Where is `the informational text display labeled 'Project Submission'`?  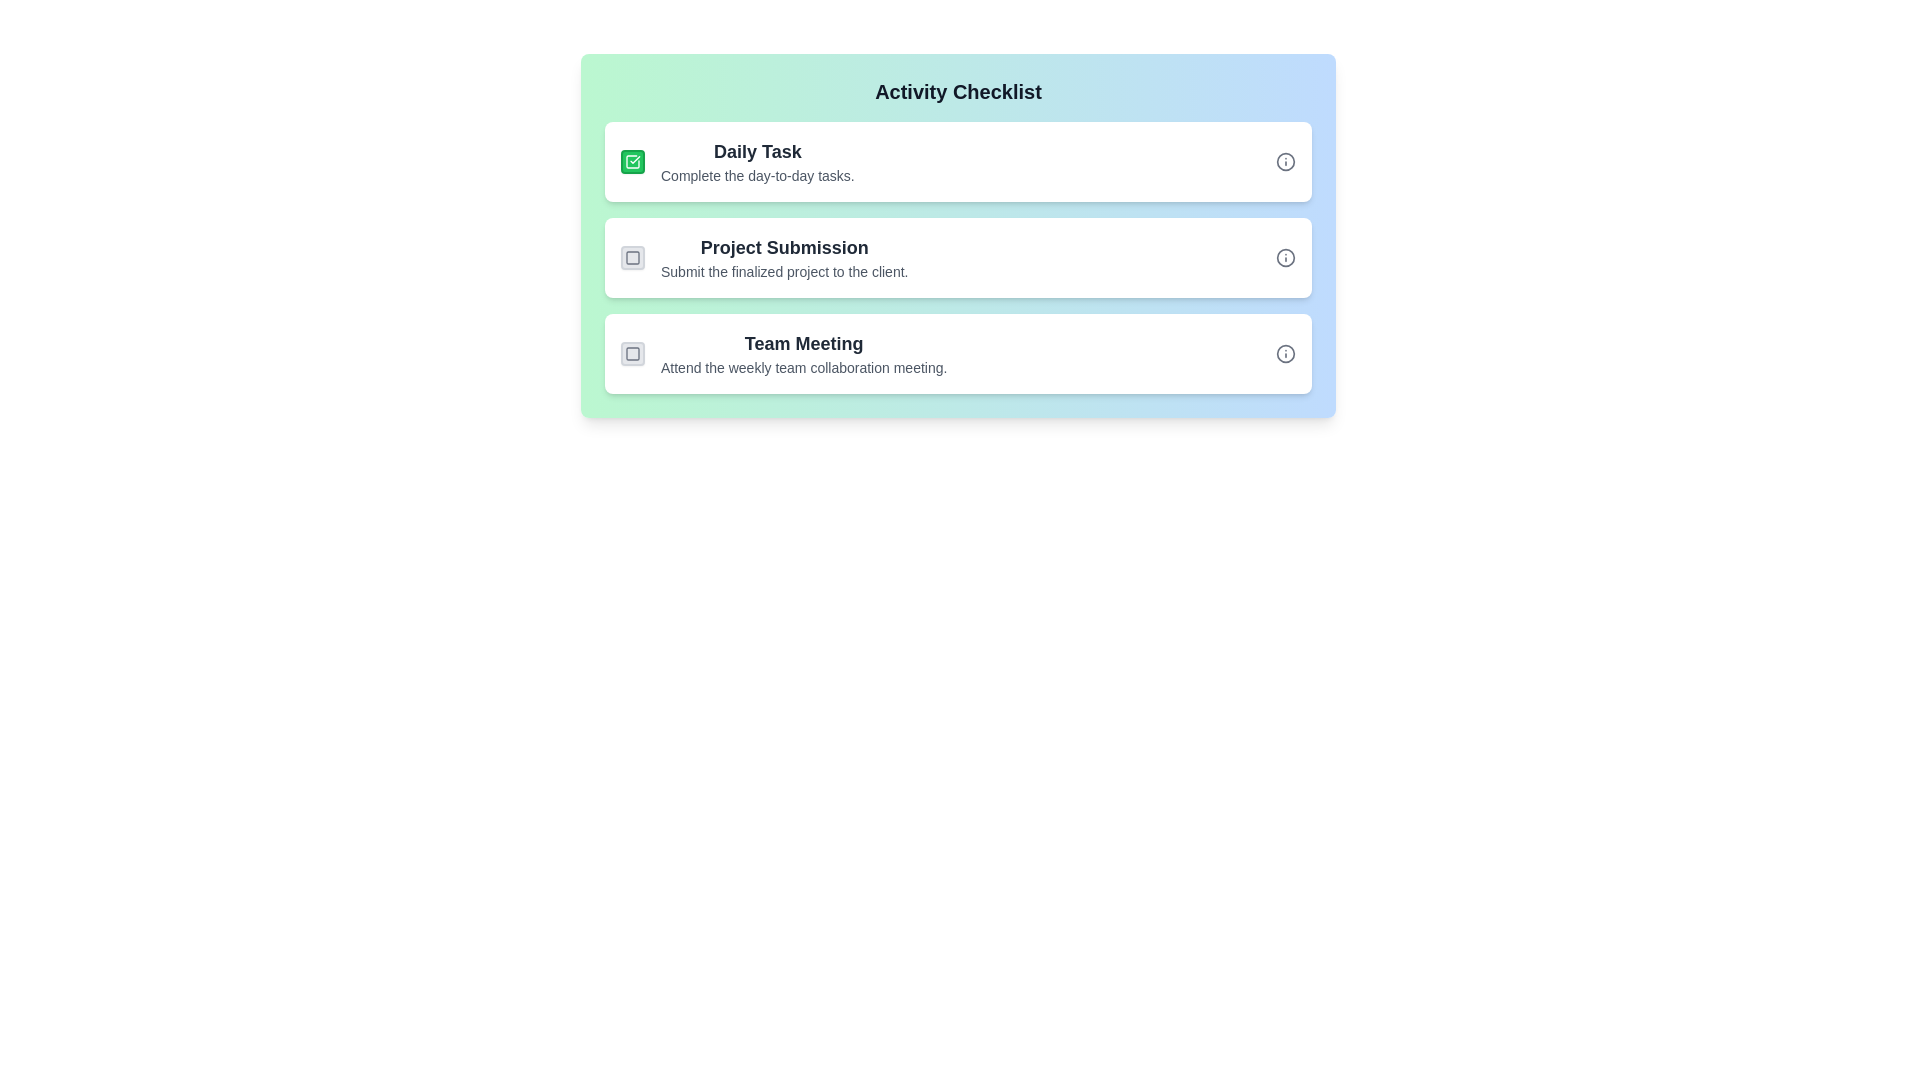
the informational text display labeled 'Project Submission' is located at coordinates (783, 257).